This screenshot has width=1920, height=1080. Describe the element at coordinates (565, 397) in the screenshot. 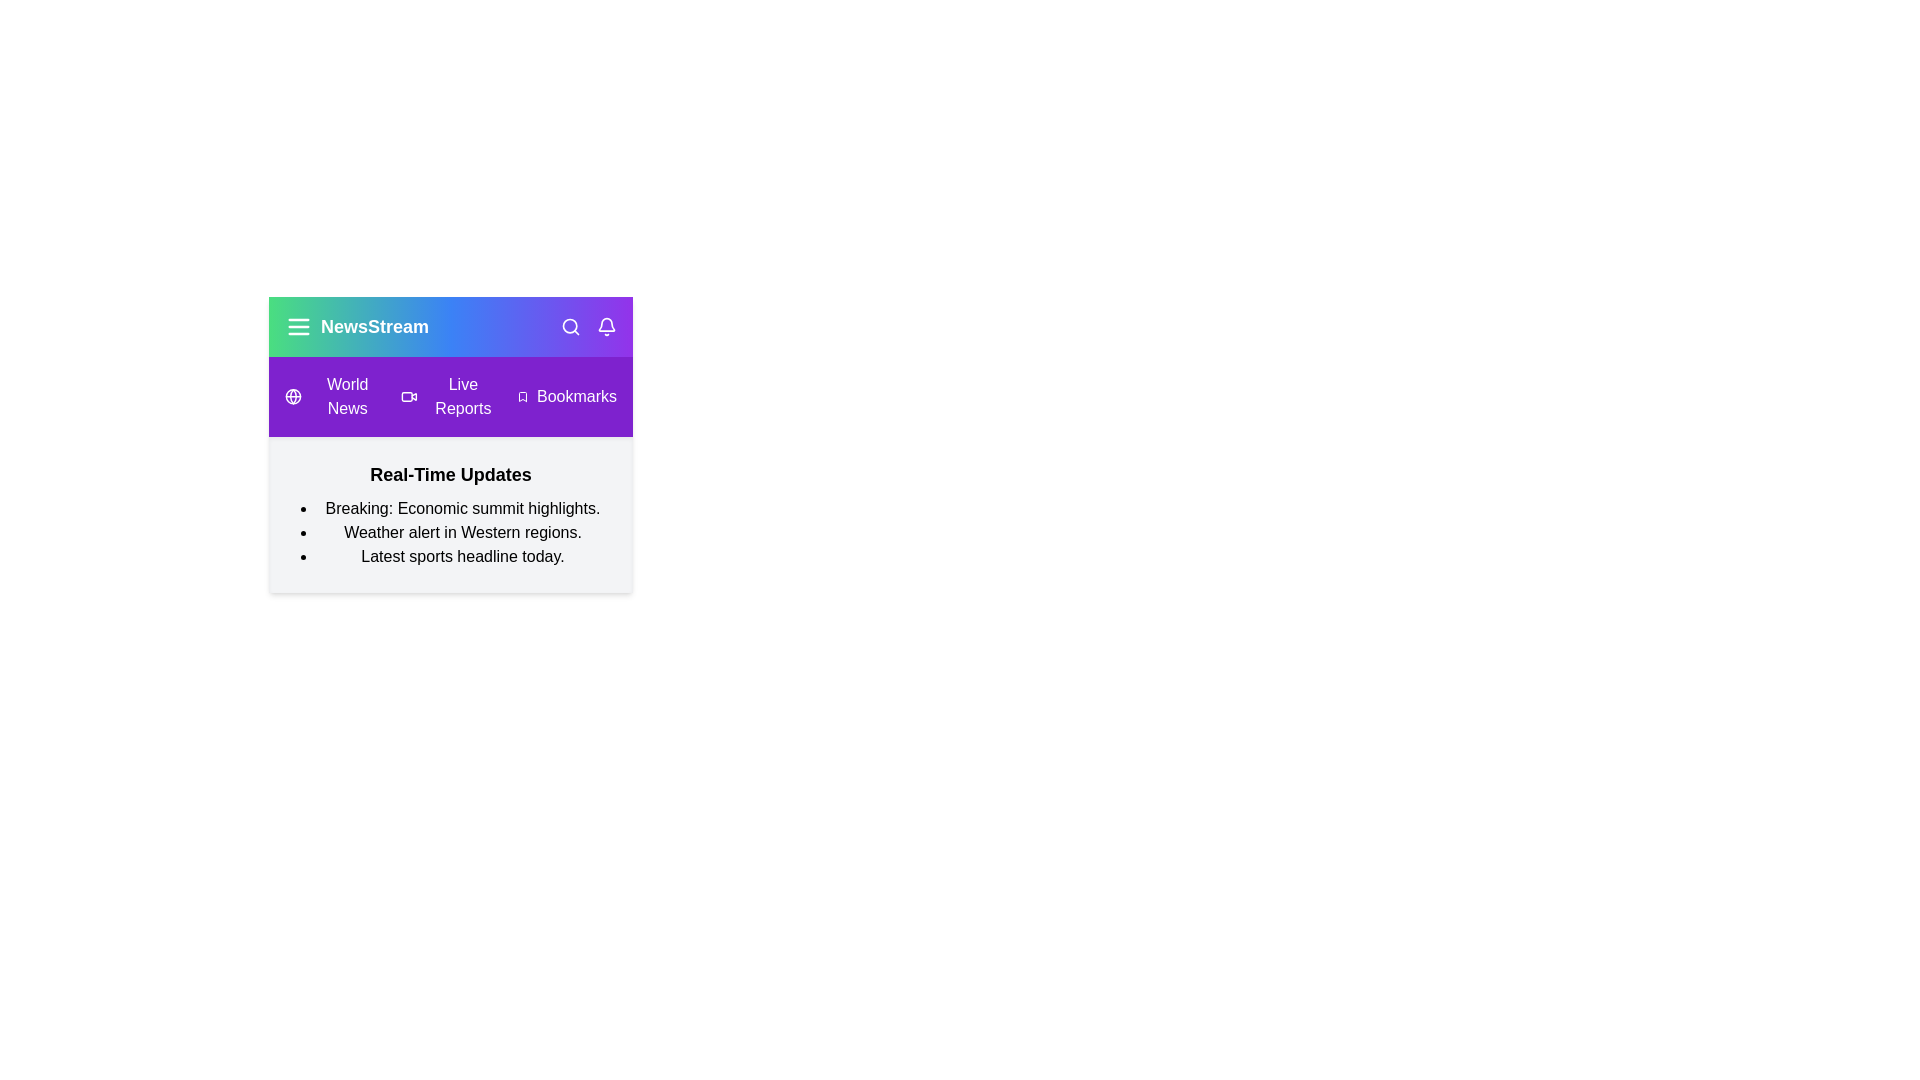

I see `the navigation option Bookmarks to navigate to the respective section` at that location.